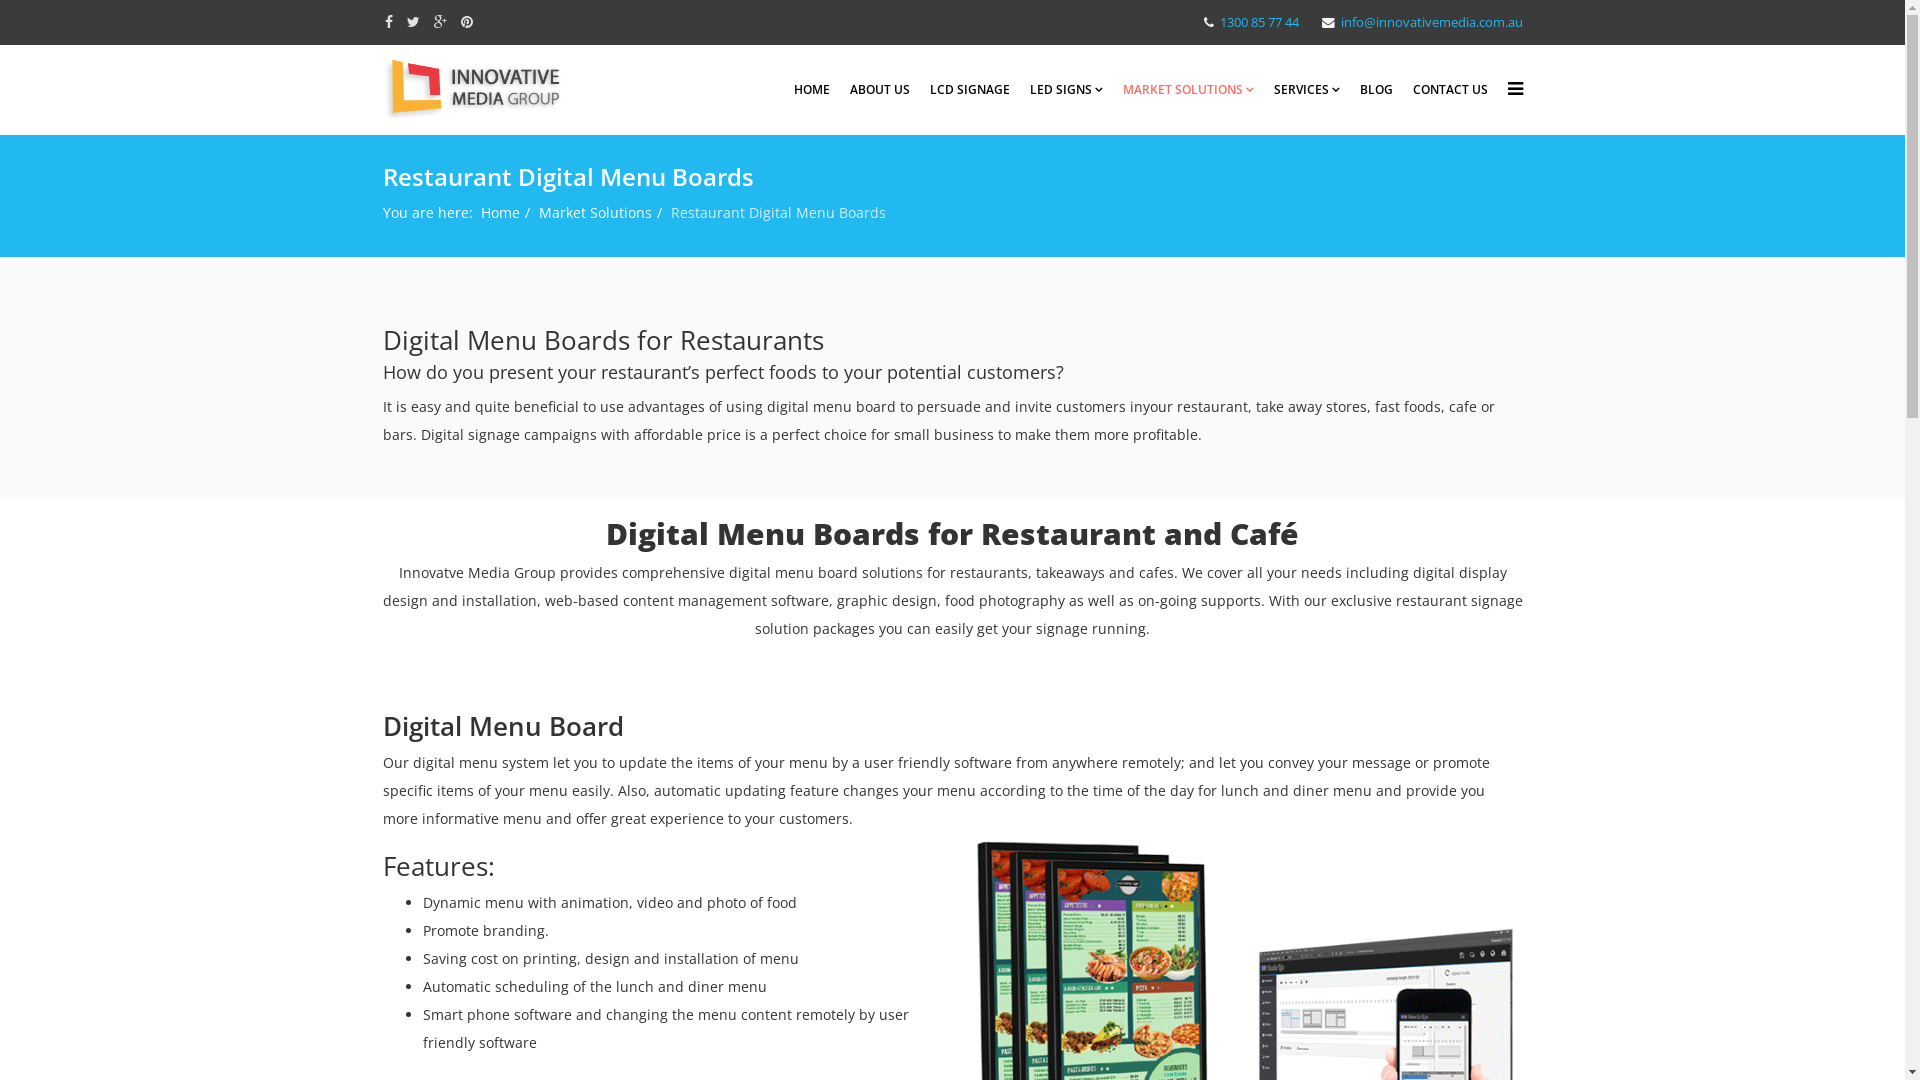  I want to click on 'LCD SIGNAGE', so click(969, 88).